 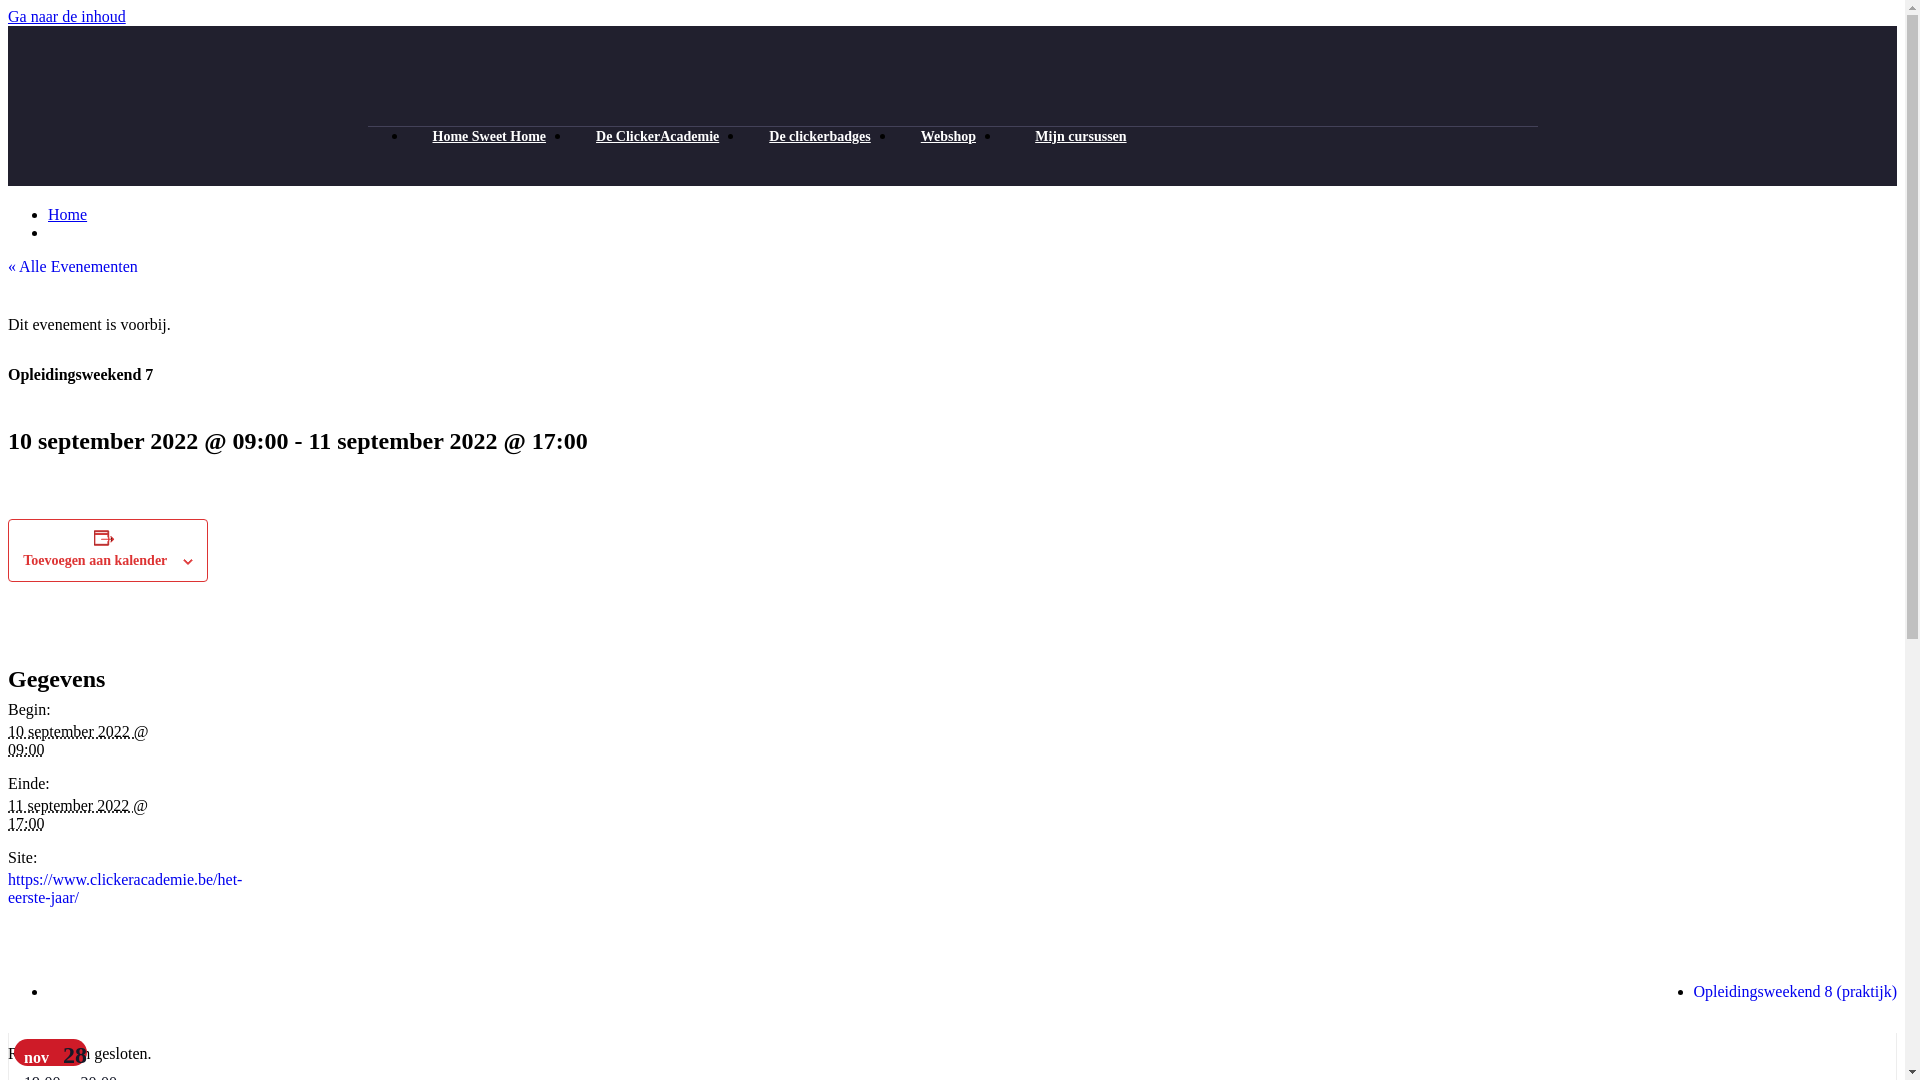 I want to click on 'https://www.clickeracademie.be/het-eerste-jaar/', so click(x=123, y=887).